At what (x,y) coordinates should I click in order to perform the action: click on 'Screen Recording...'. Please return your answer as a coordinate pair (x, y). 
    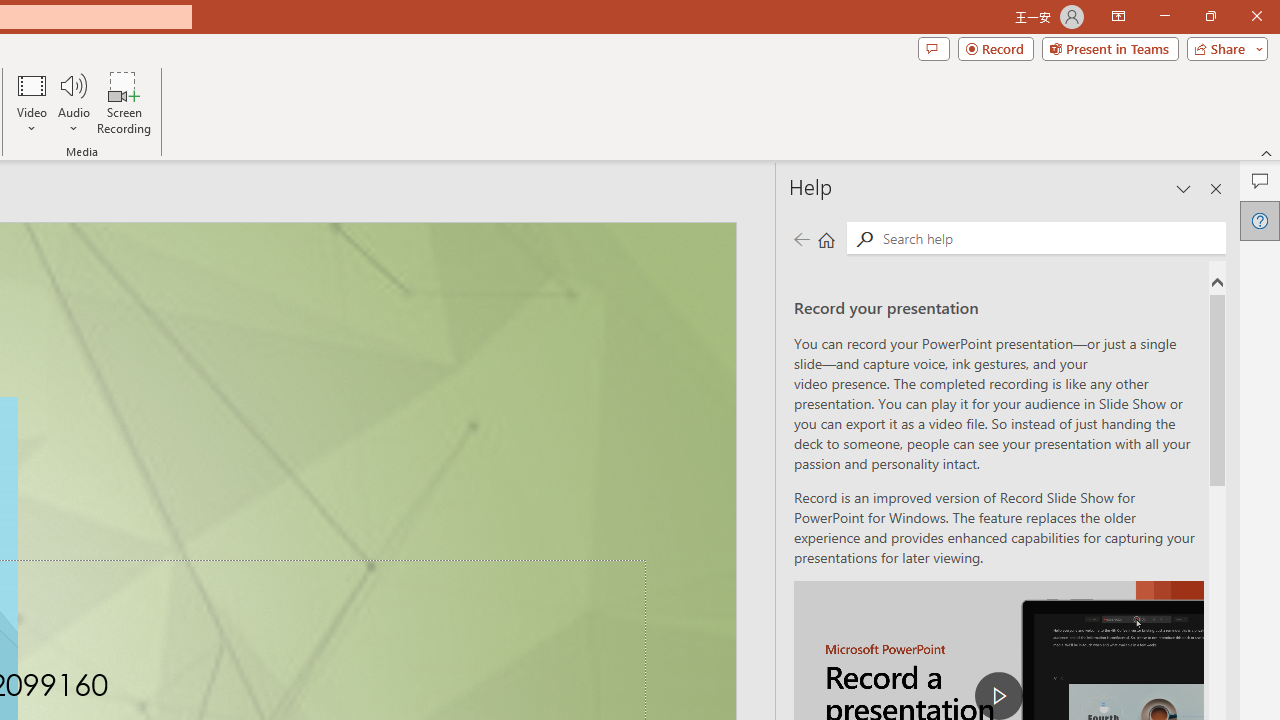
    Looking at the image, I should click on (123, 103).